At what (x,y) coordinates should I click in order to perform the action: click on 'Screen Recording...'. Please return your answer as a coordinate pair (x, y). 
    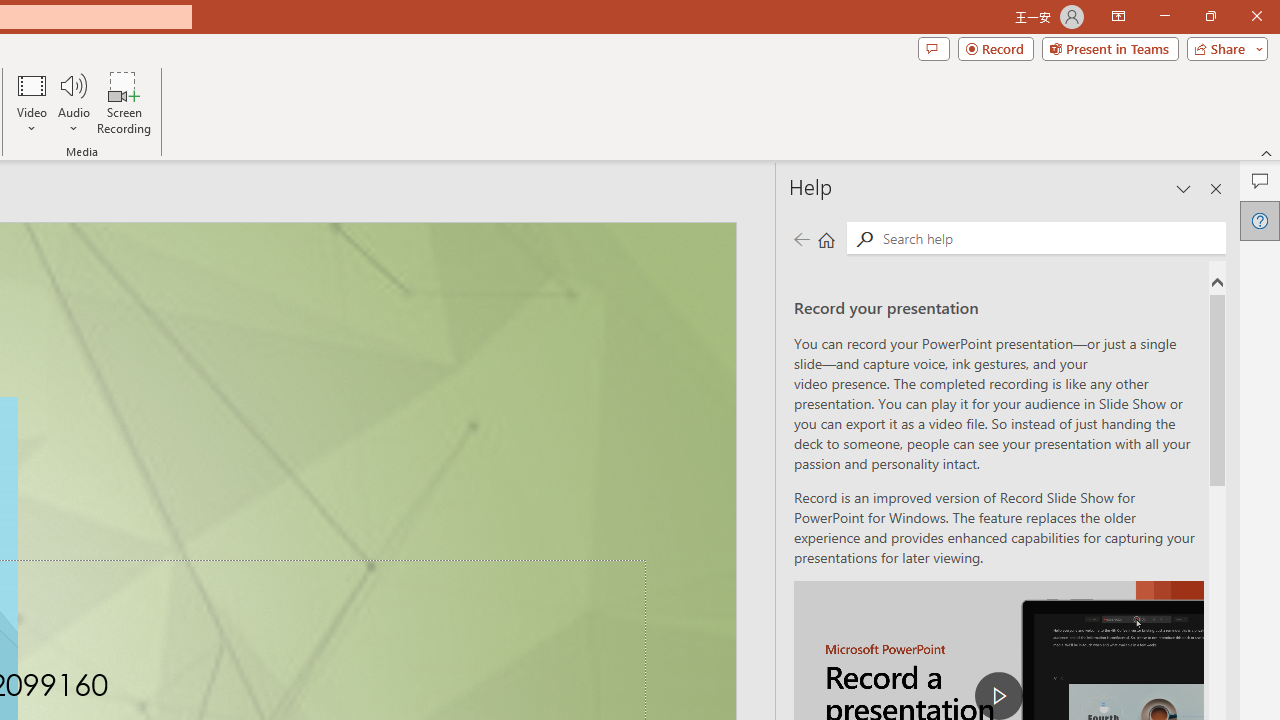
    Looking at the image, I should click on (123, 103).